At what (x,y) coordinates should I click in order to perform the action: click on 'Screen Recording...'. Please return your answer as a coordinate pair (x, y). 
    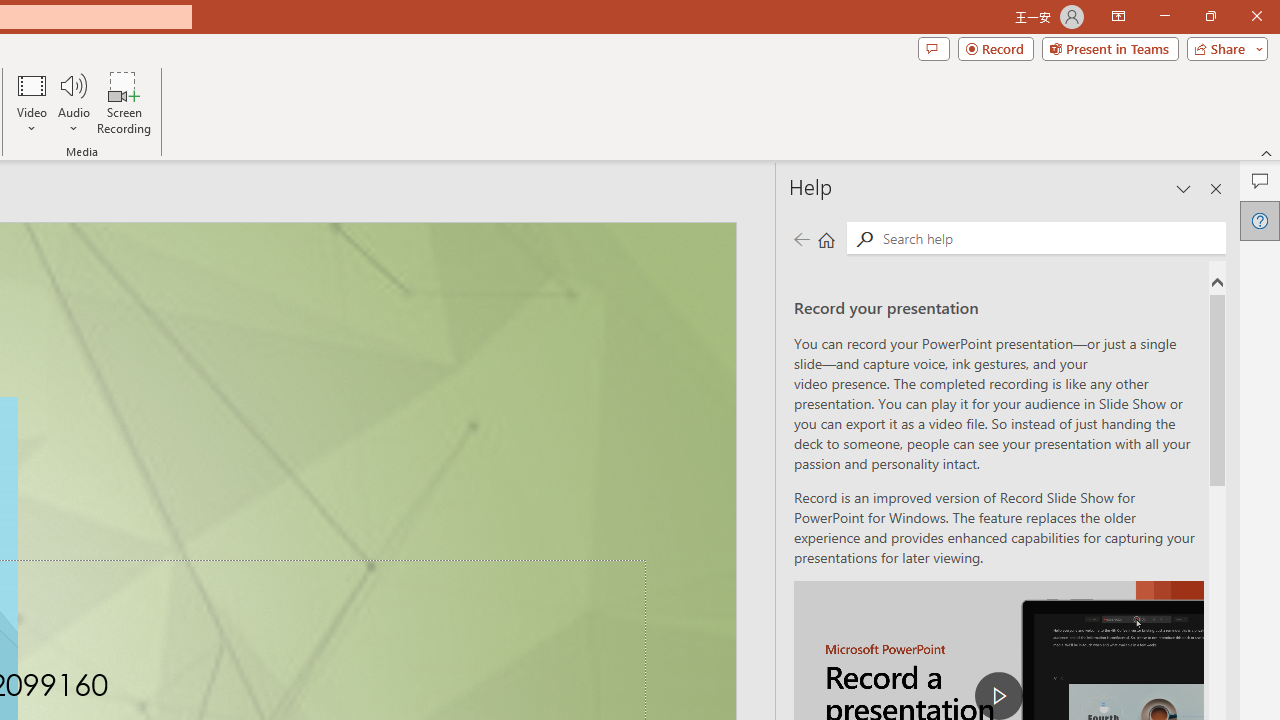
    Looking at the image, I should click on (123, 103).